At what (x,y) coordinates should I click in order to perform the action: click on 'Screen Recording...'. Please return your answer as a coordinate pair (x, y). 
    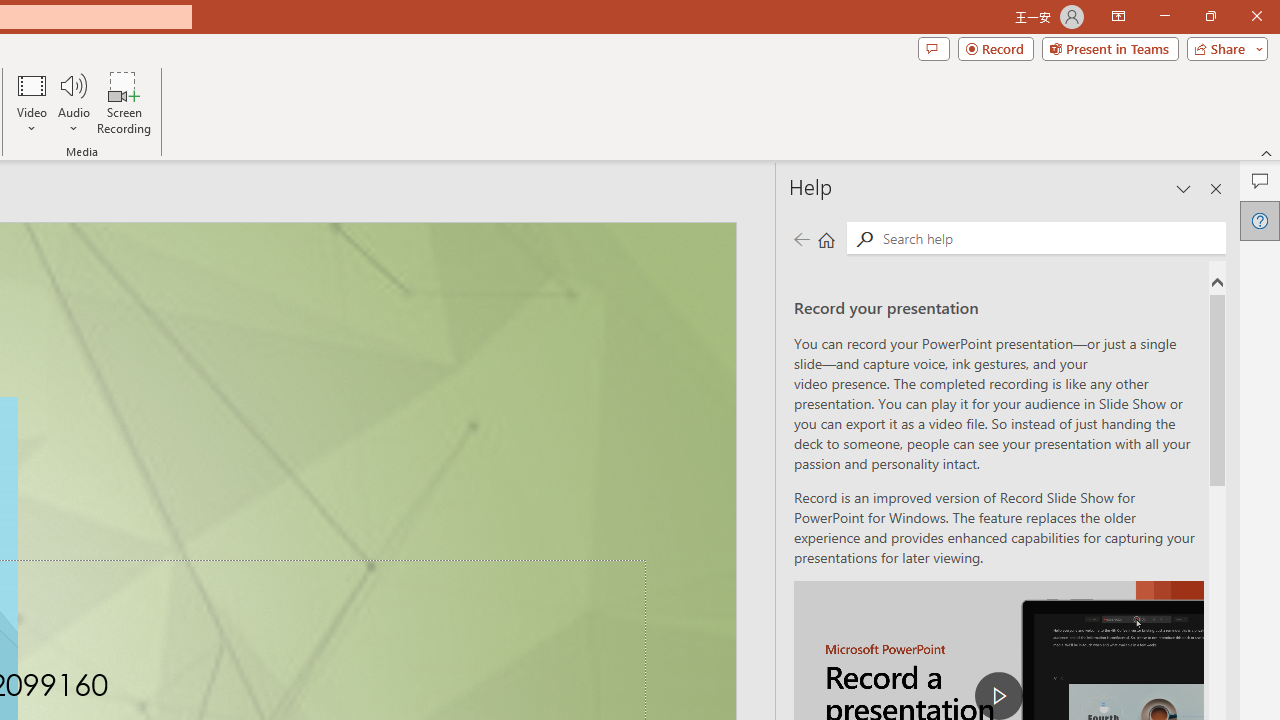
    Looking at the image, I should click on (123, 103).